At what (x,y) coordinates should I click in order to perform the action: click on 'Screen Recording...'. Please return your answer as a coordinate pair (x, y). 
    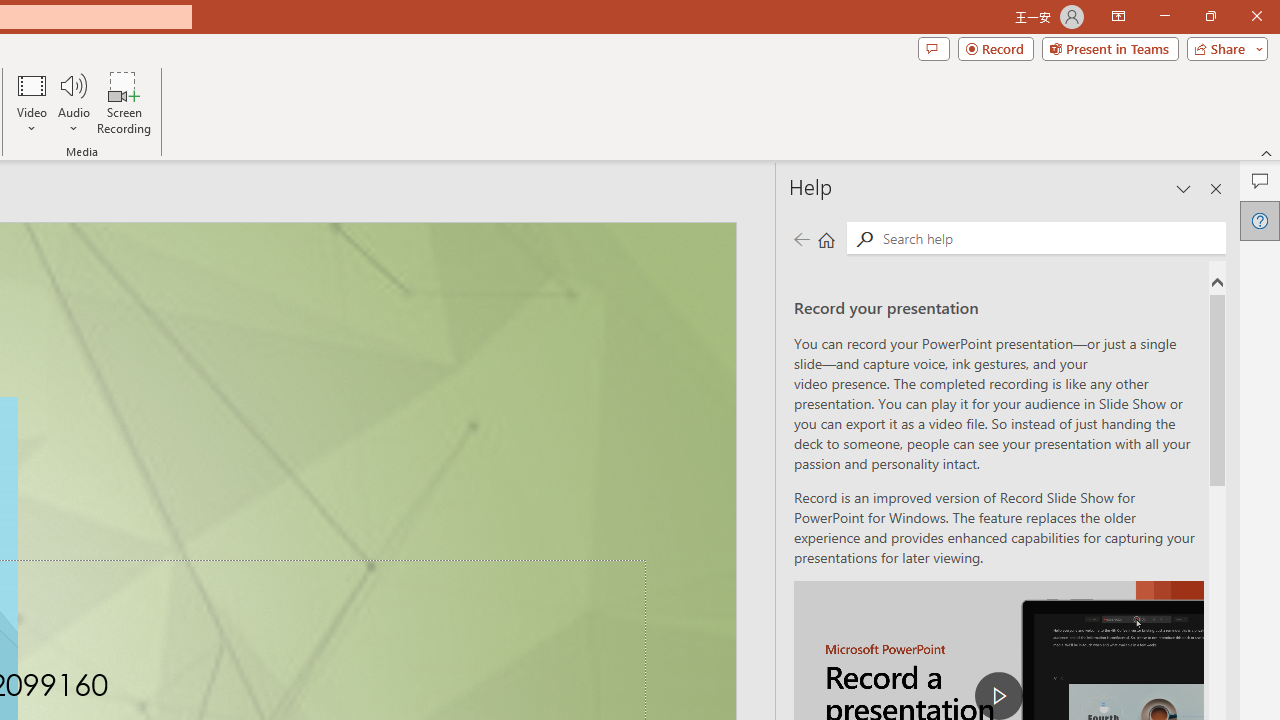
    Looking at the image, I should click on (123, 103).